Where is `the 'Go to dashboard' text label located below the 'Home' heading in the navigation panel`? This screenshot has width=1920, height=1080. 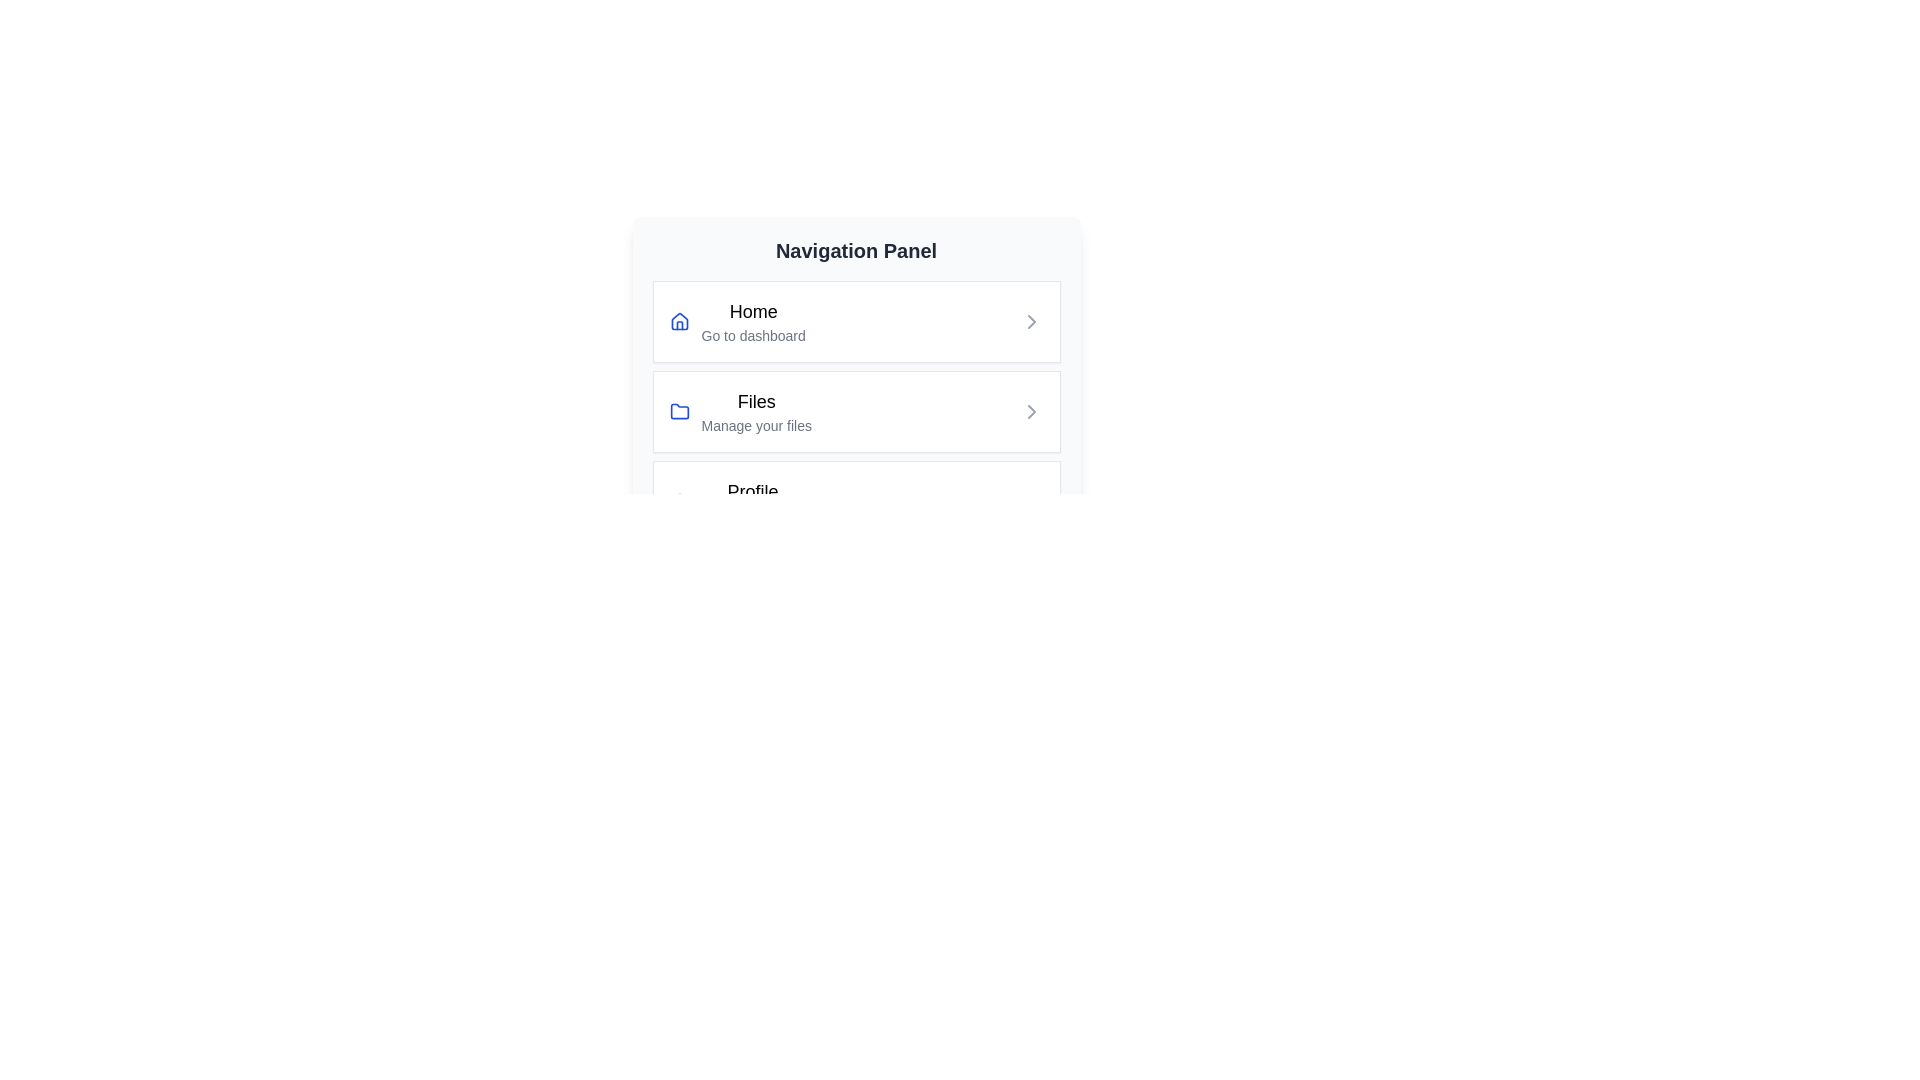 the 'Go to dashboard' text label located below the 'Home' heading in the navigation panel is located at coordinates (752, 334).